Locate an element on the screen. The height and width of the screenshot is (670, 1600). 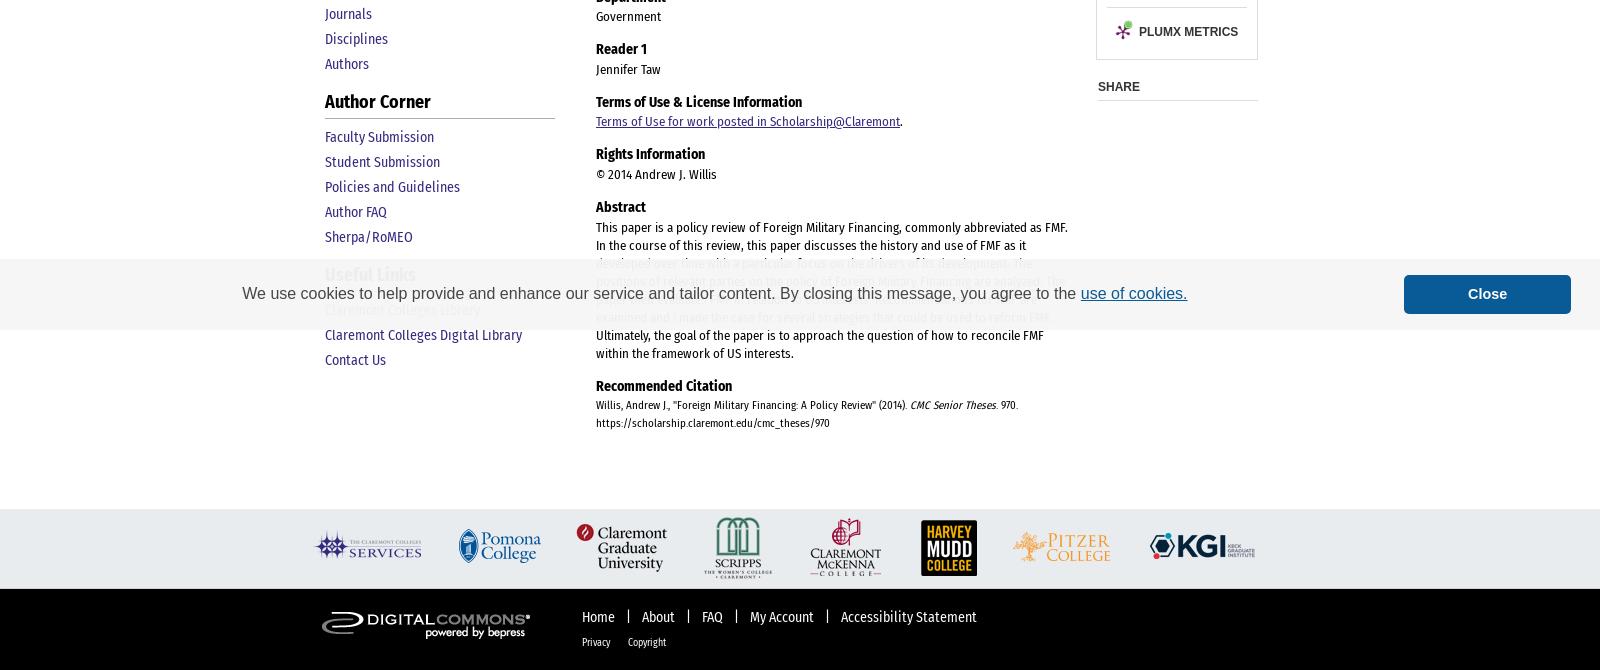
'Claremont Colleges Digital Library' is located at coordinates (324, 335).